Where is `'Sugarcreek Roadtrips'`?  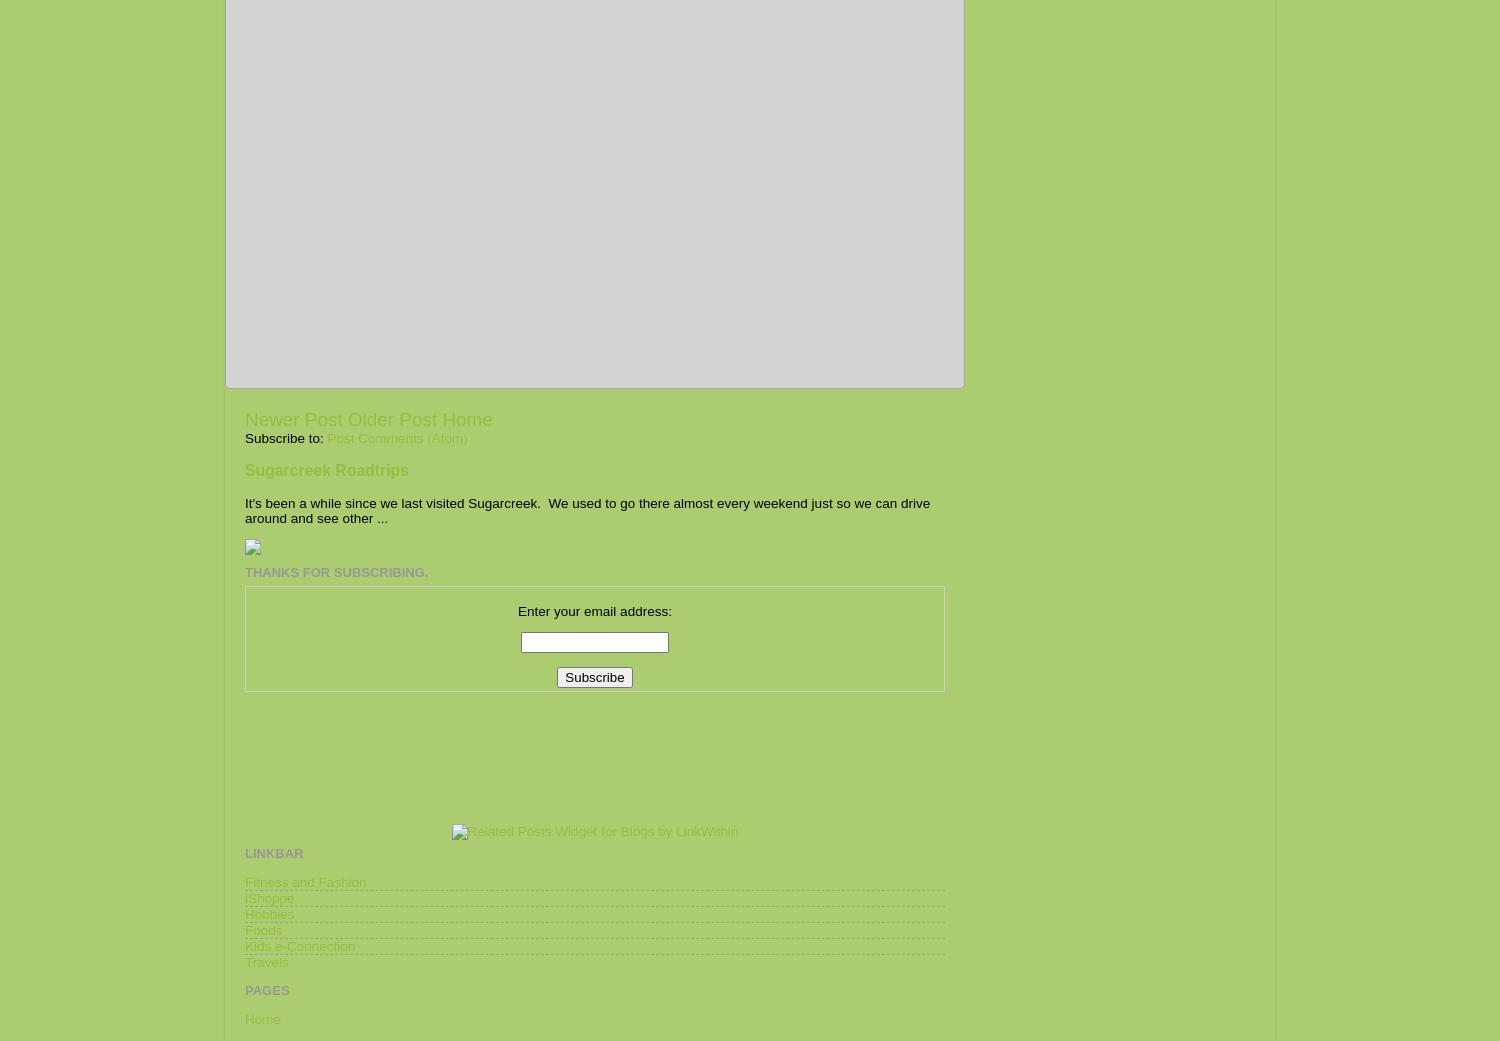
'Sugarcreek Roadtrips' is located at coordinates (326, 469).